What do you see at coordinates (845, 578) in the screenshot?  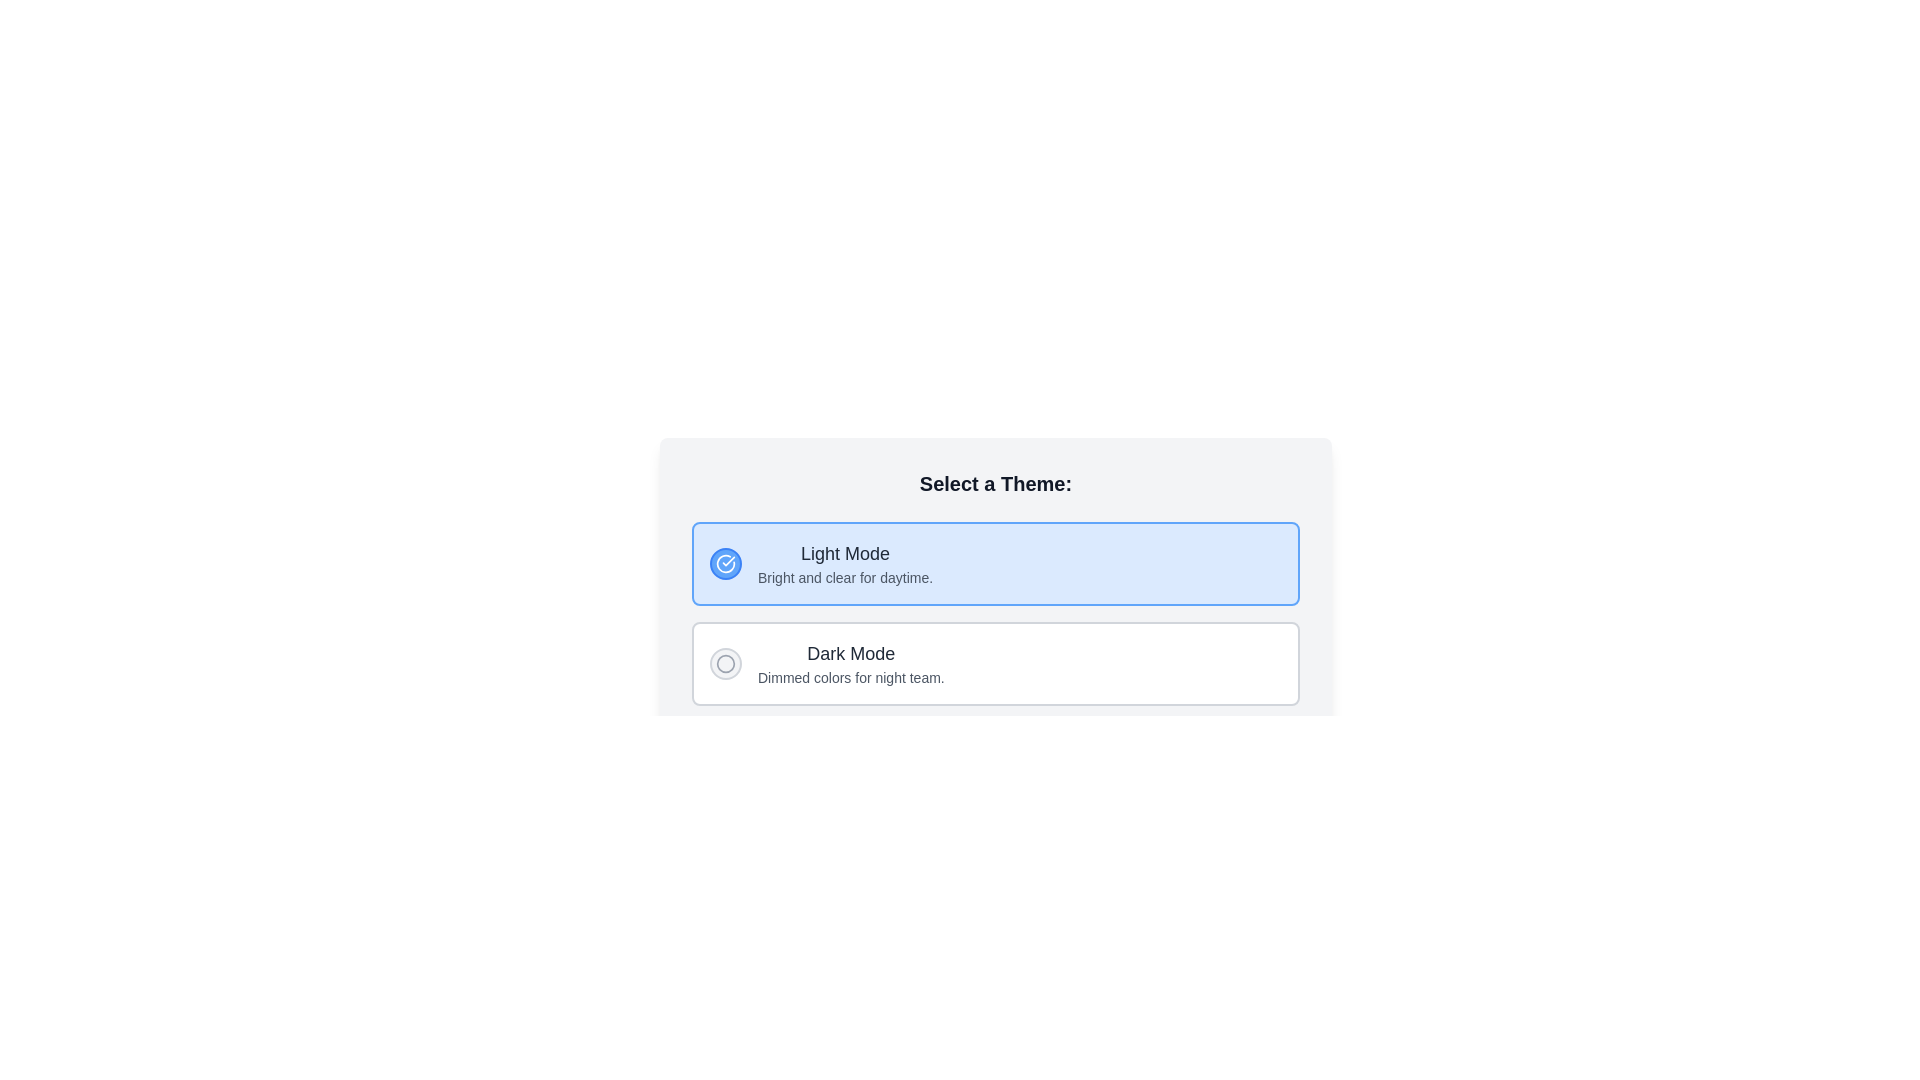 I see `the Text Label that provides a description for the 'Light Mode' option, located below the 'Light Mode' text in the highlighted blue area` at bounding box center [845, 578].